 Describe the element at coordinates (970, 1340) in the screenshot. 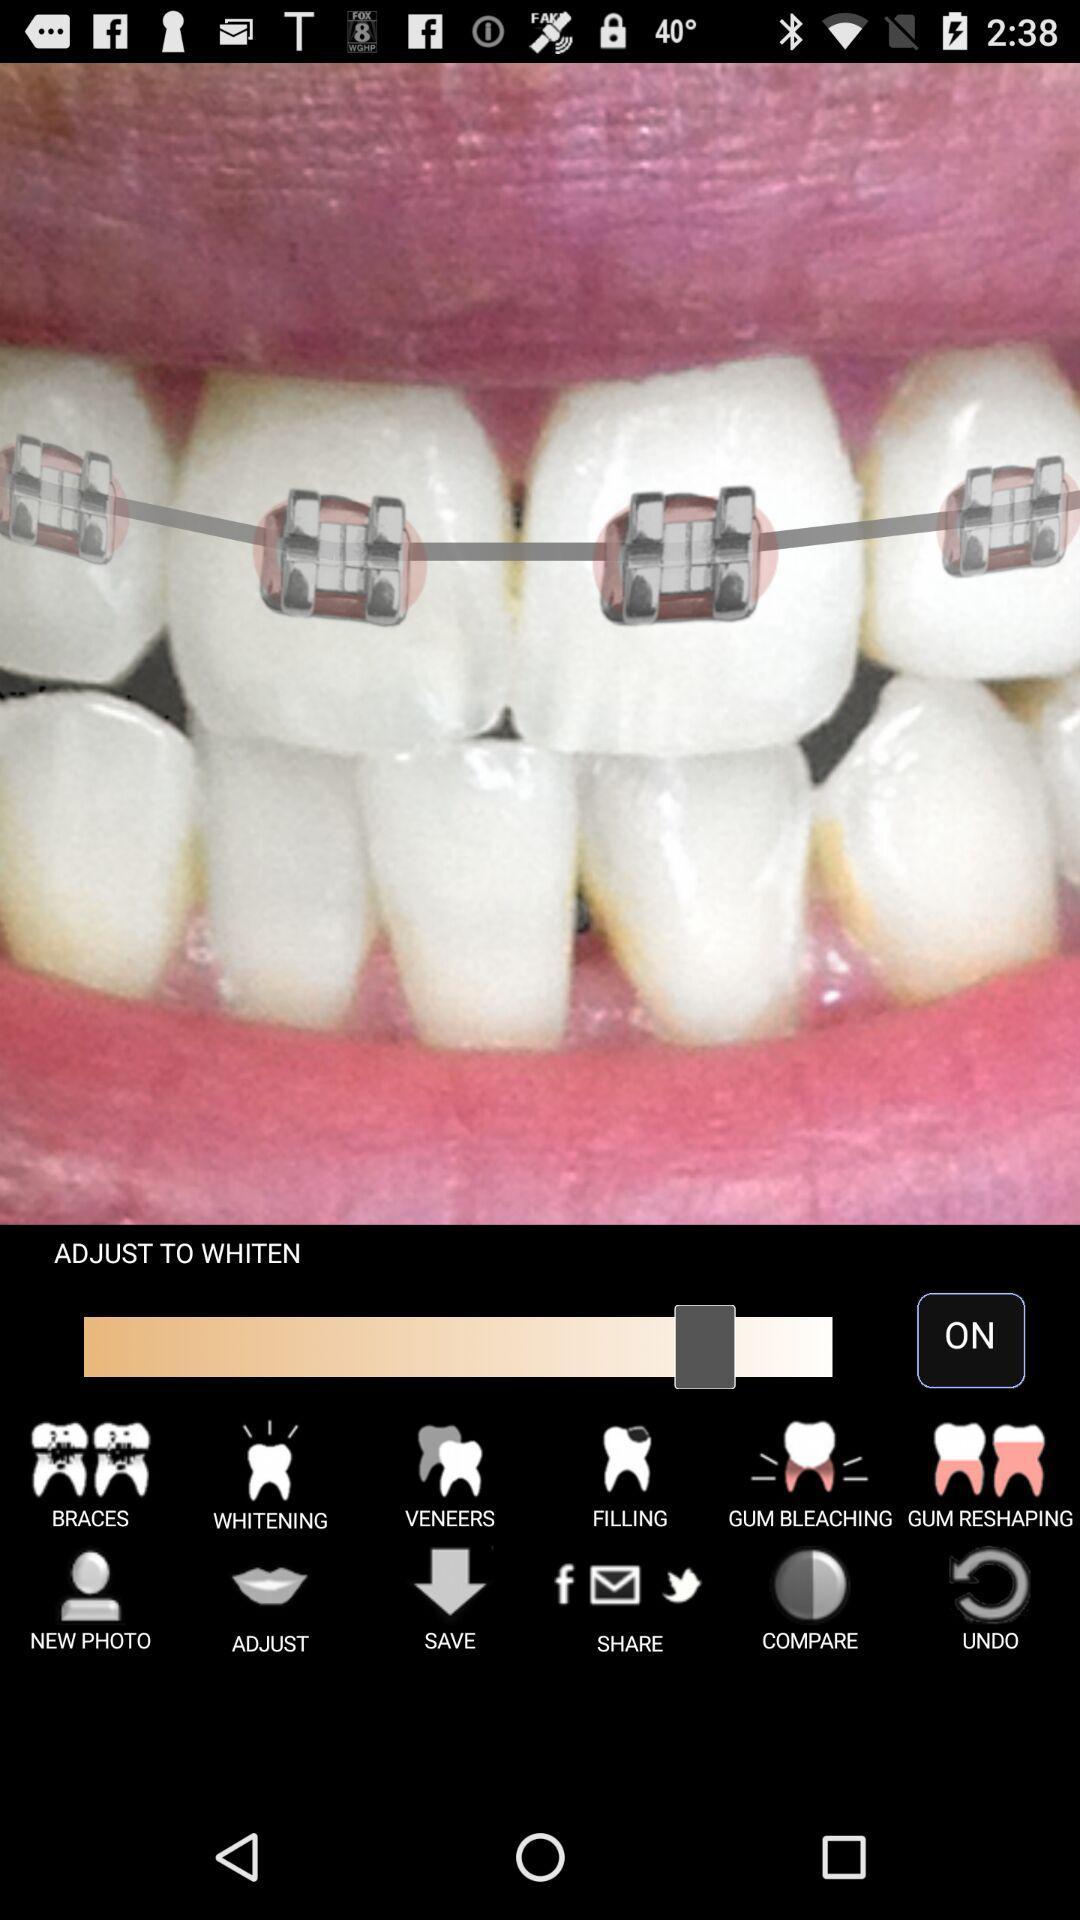

I see `the on` at that location.